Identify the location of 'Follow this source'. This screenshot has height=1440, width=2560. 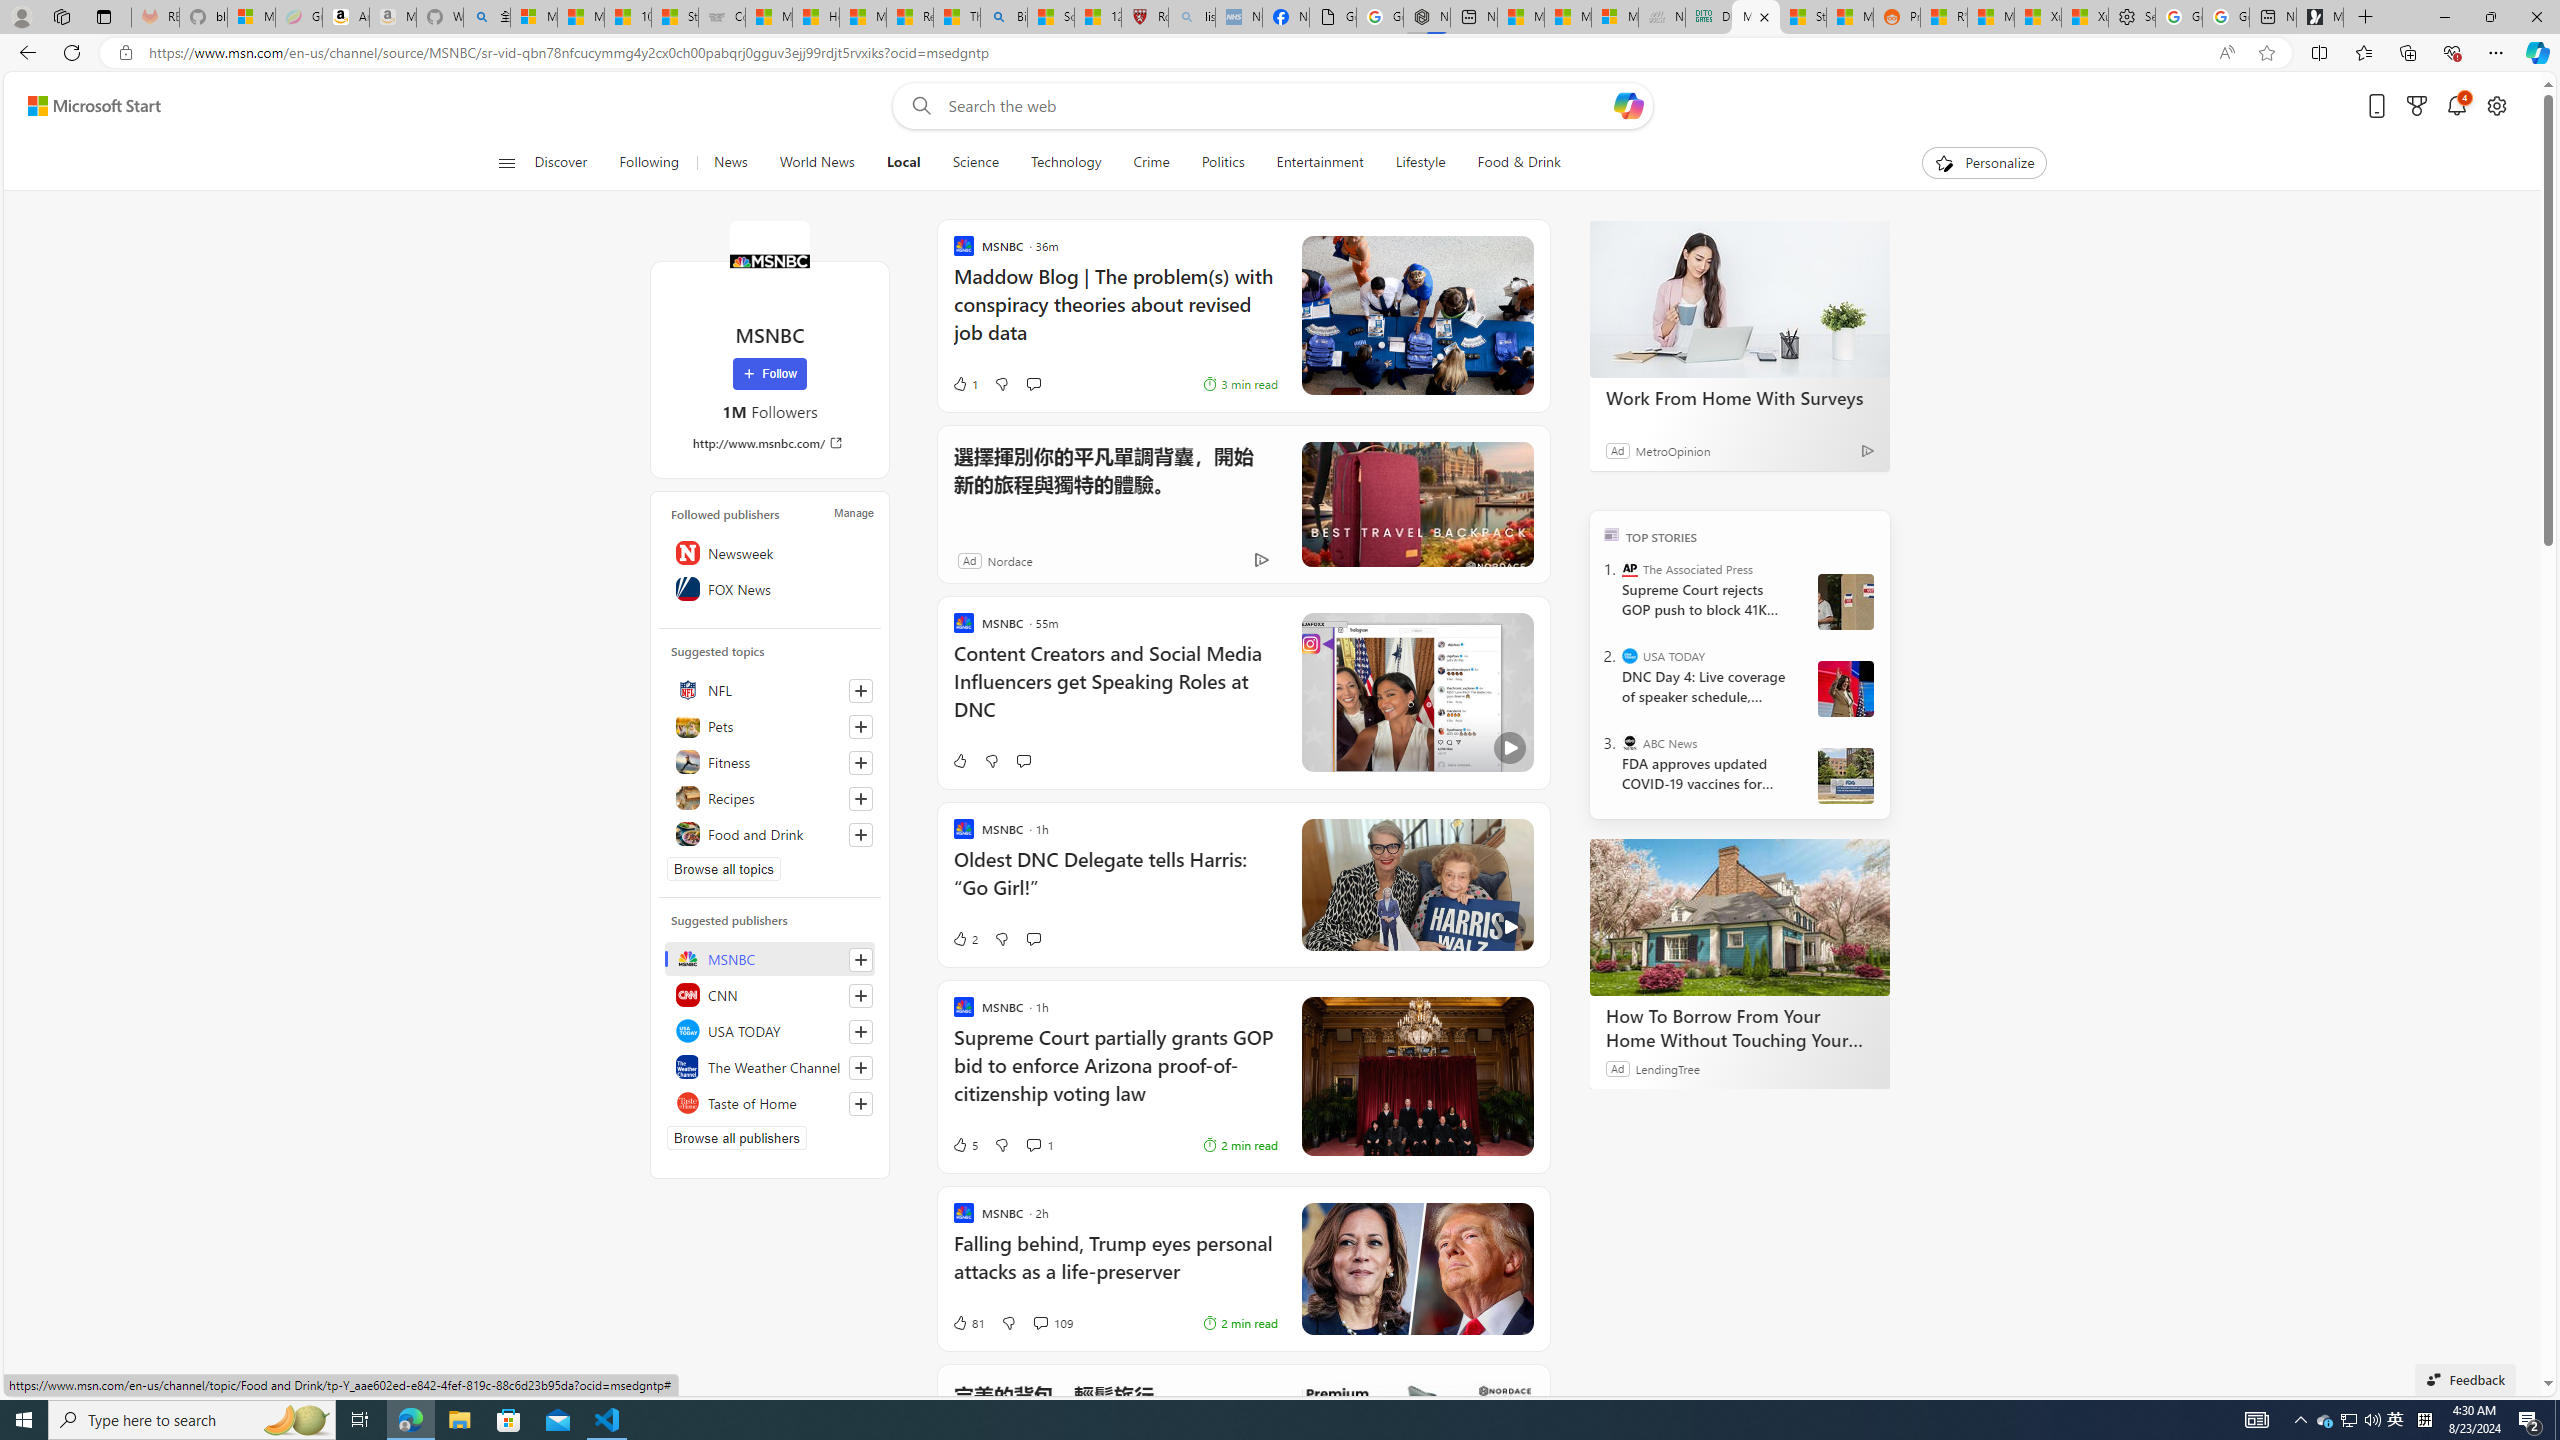
(860, 1102).